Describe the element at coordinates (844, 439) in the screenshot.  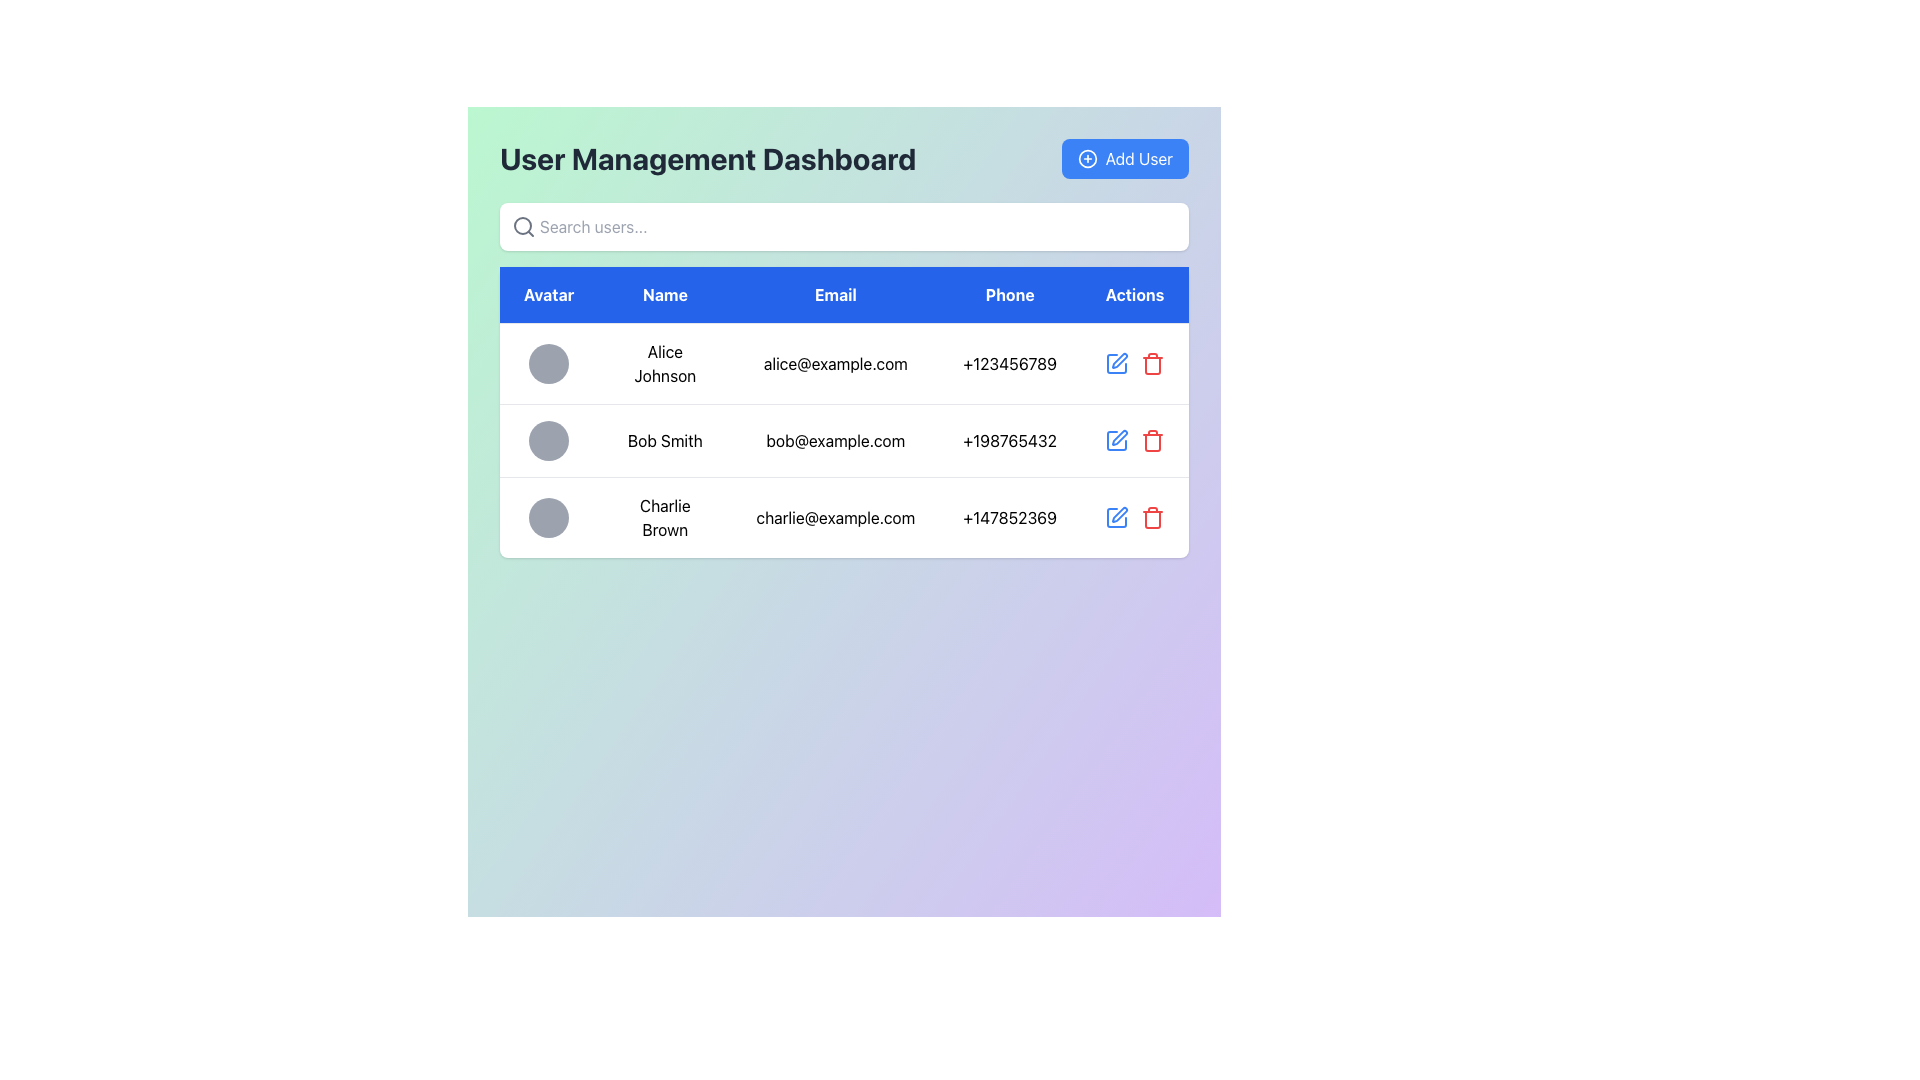
I see `the table row containing the entry for 'Bob Smith', which includes a light gray circular avatar, the email 'bob@example.com', and action buttons for editing and deleting` at that location.